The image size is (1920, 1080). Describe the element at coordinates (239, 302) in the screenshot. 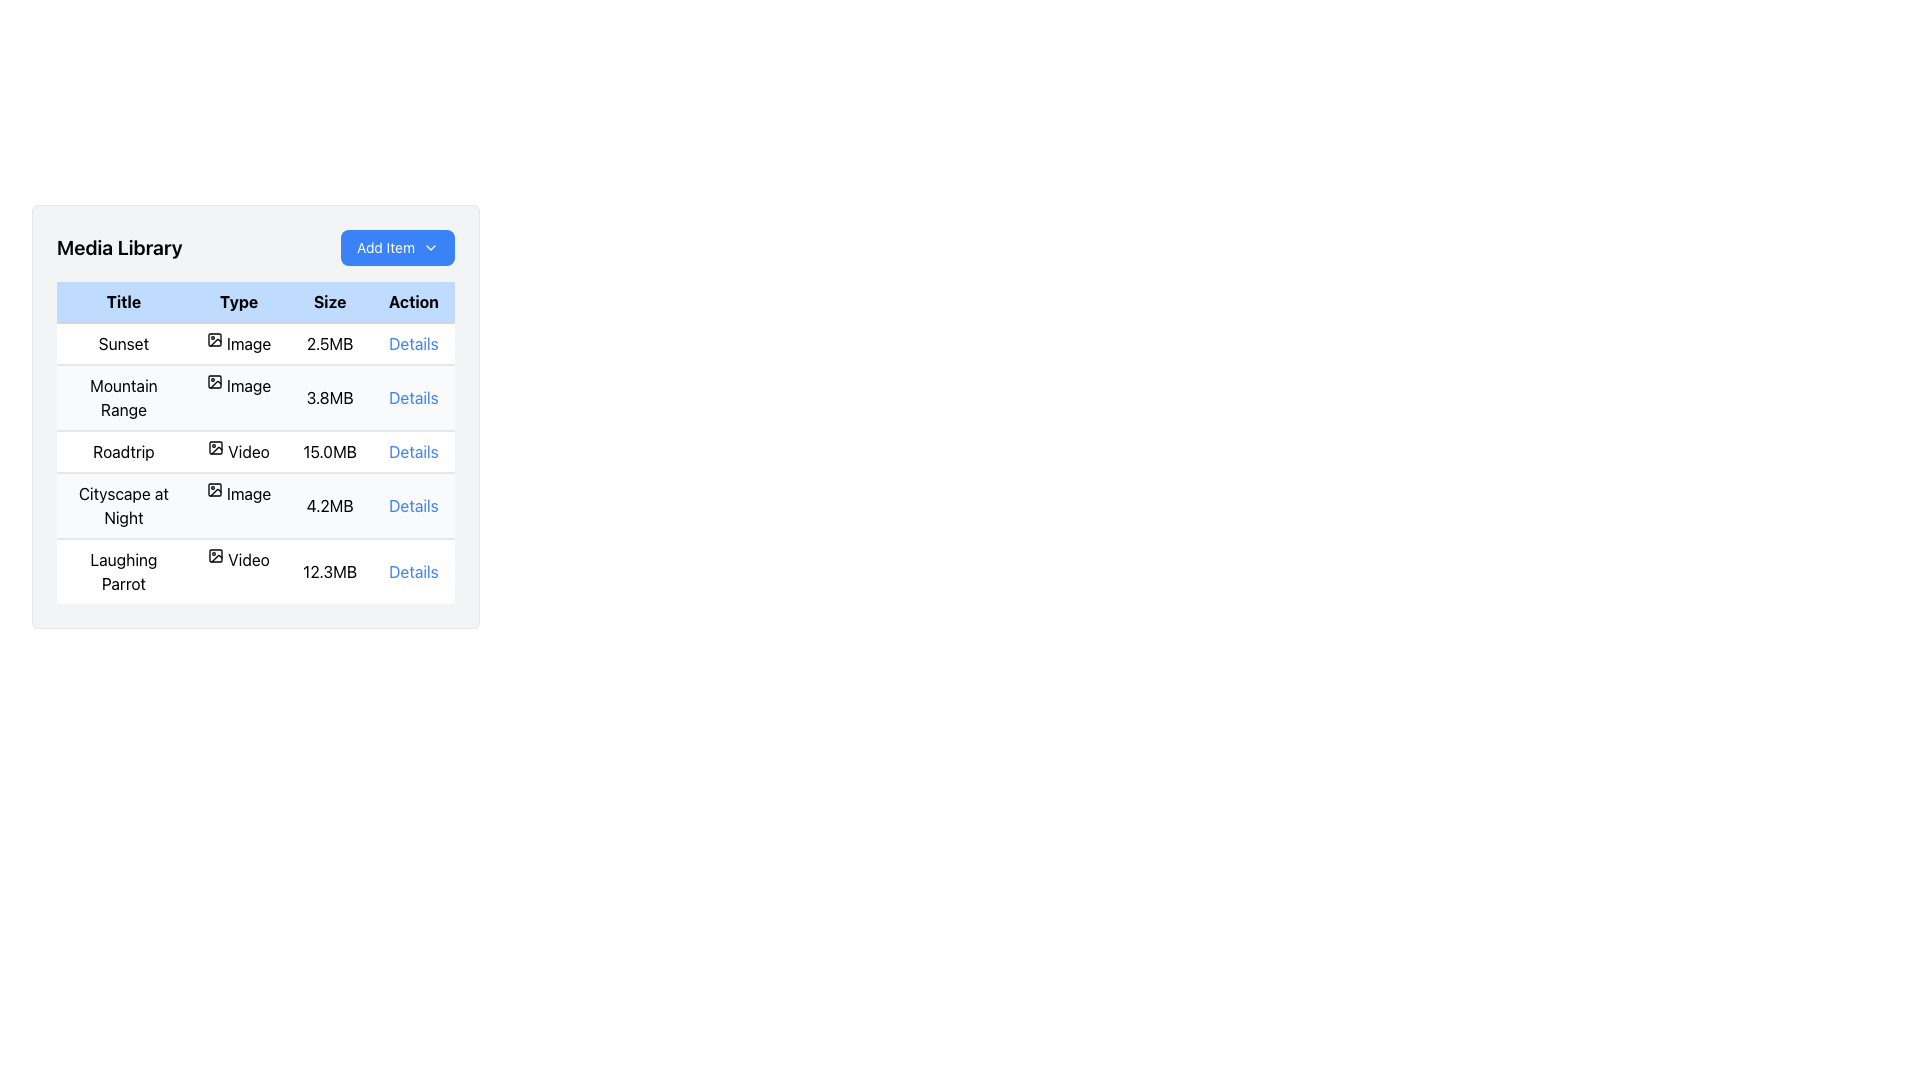

I see `the text label reading 'Type', which is styled with a light-blue background and black bold text, located in the second column of the table's header row` at that location.